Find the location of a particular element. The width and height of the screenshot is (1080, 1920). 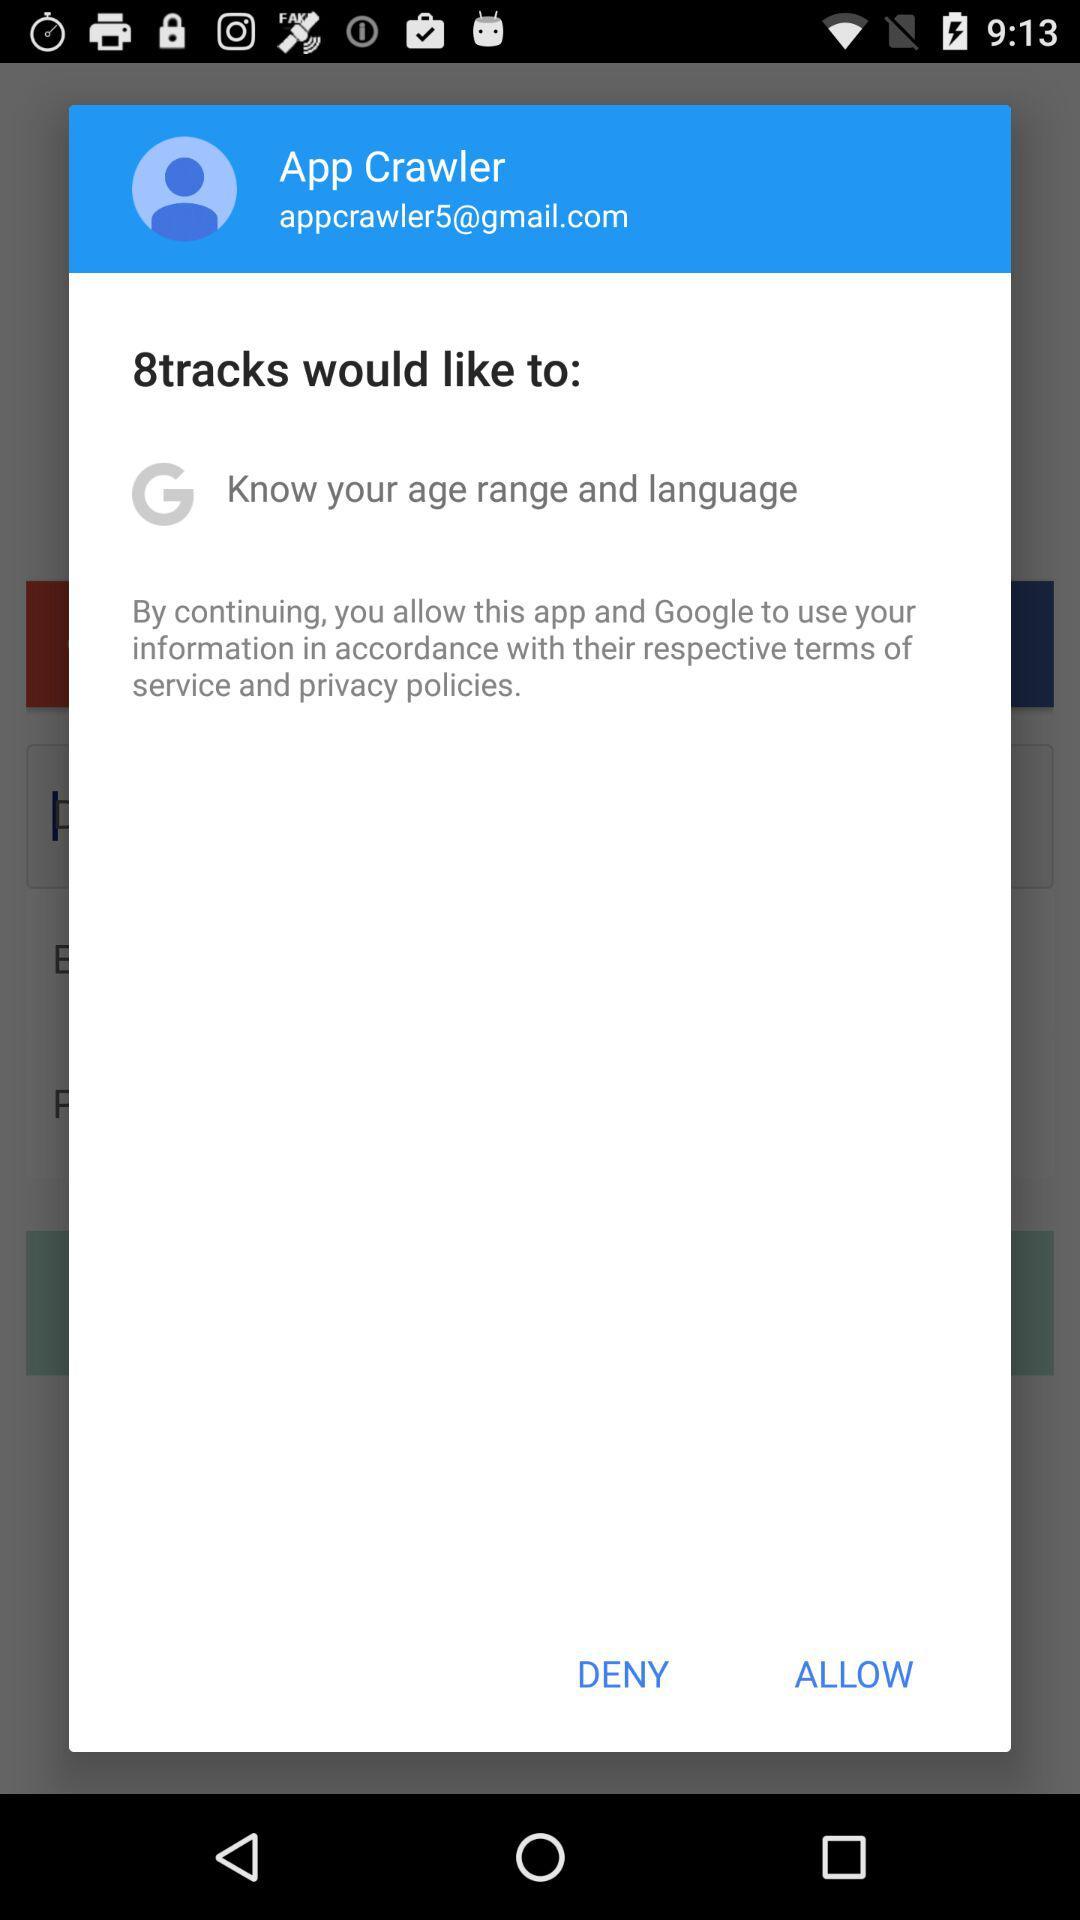

the app above the appcrawler5@gmail.com is located at coordinates (392, 164).